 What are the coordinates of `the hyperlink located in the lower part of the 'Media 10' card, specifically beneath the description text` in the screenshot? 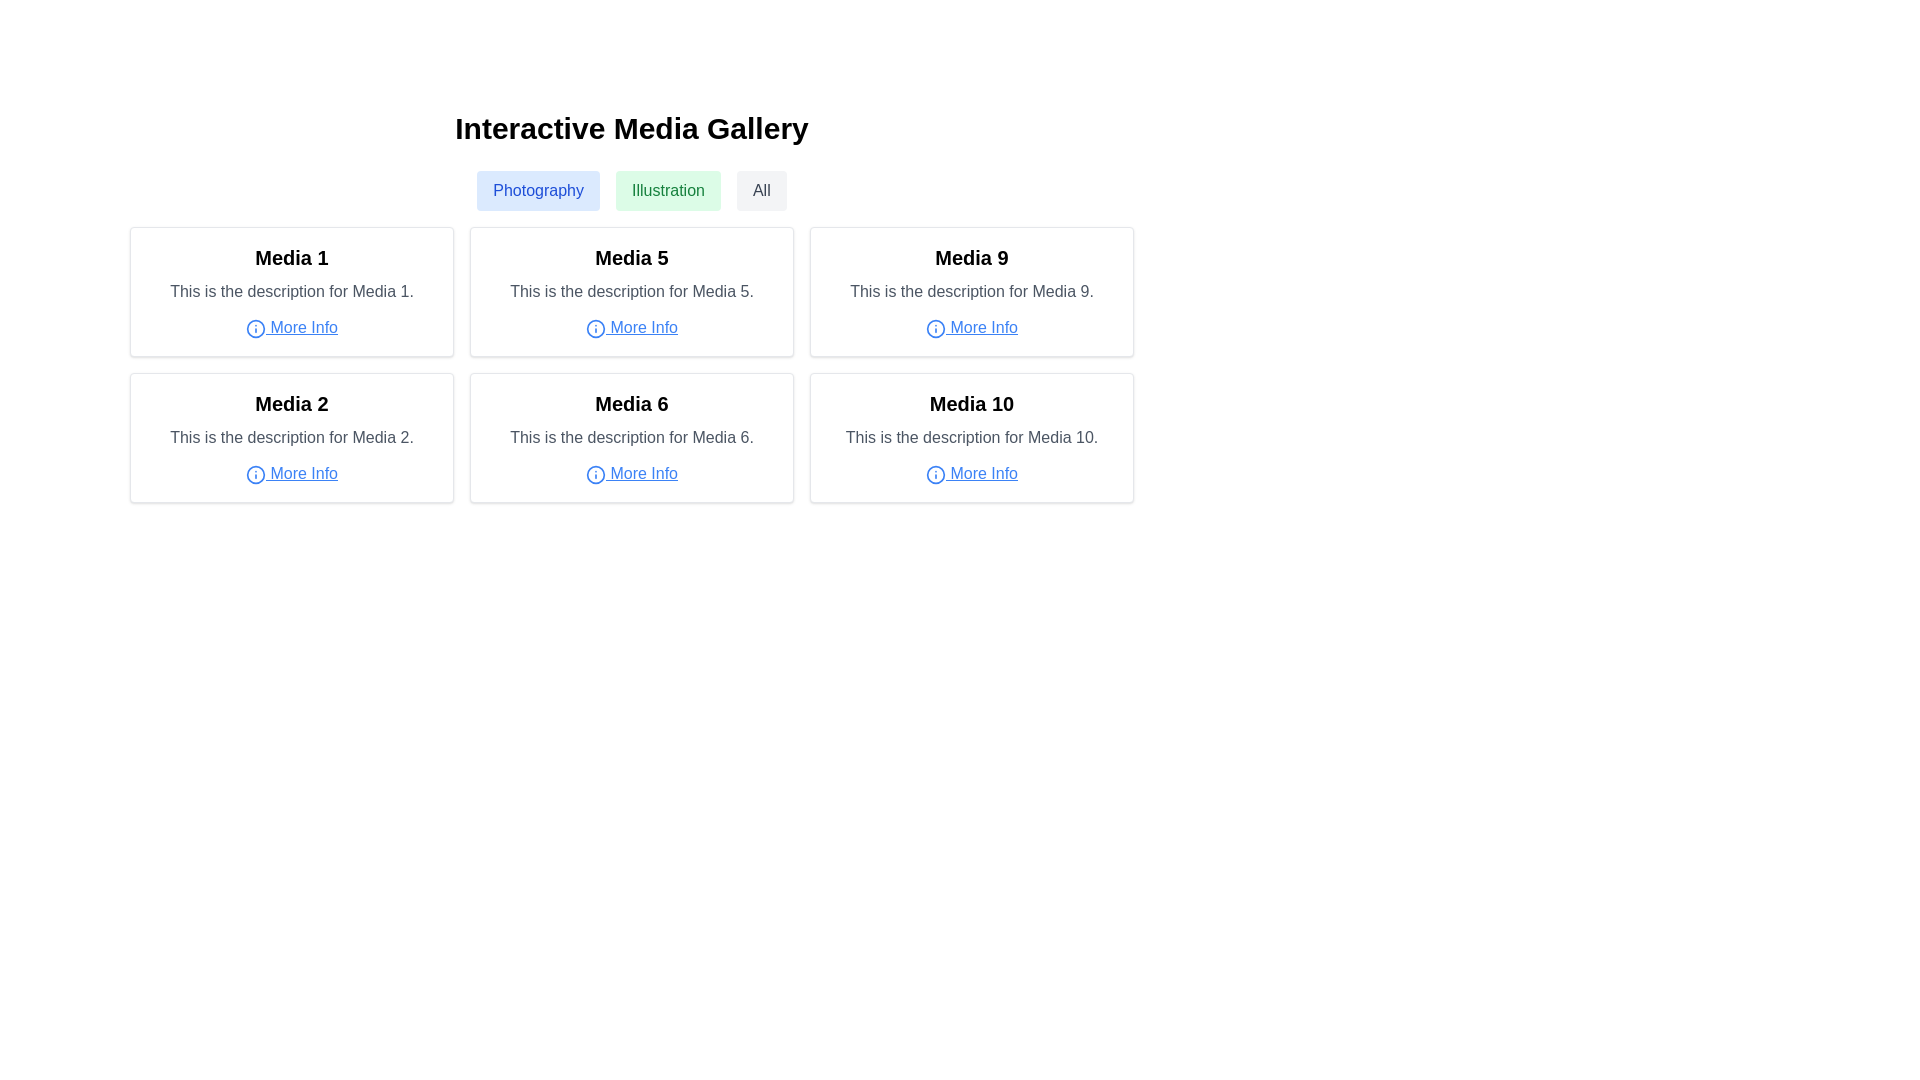 It's located at (971, 474).